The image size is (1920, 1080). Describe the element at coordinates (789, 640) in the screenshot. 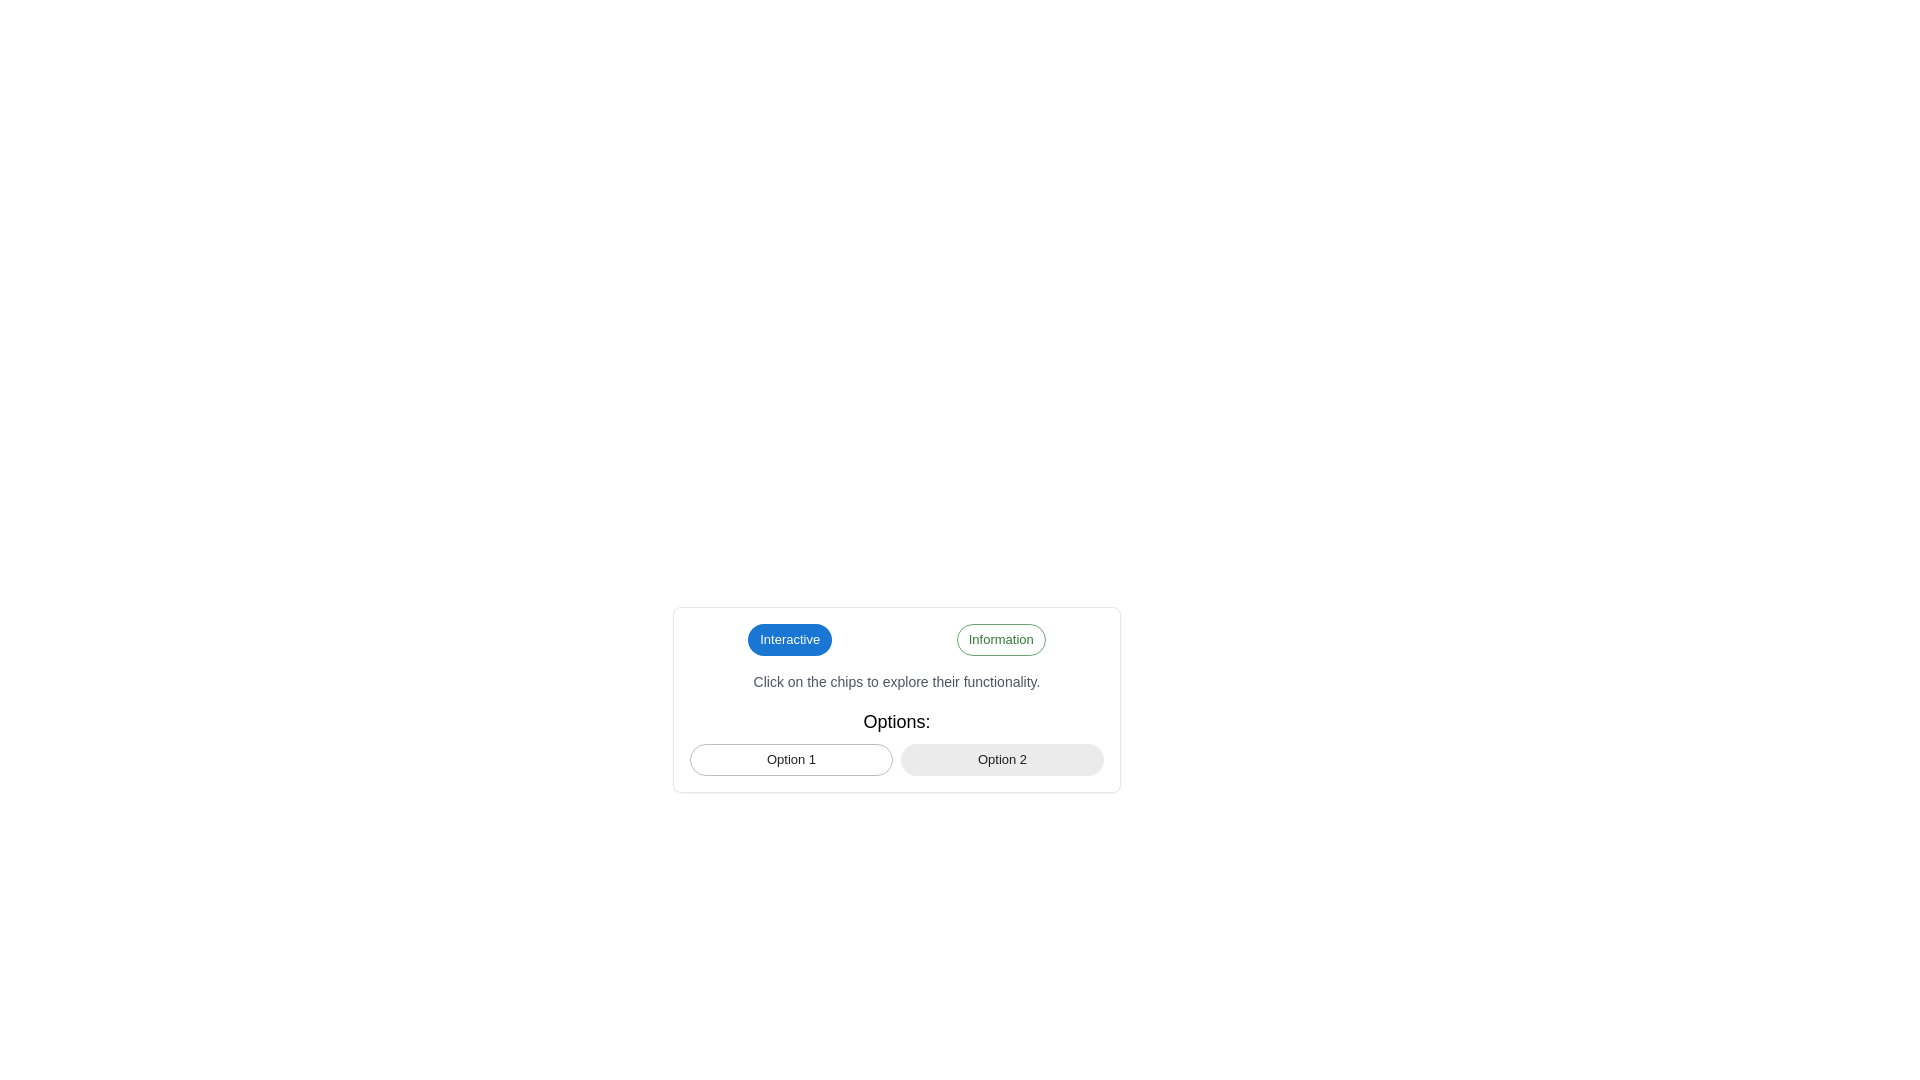

I see `the text label displaying 'Interactive', which is styled with a medium font size and contained within a blue-filled chip located on the left side of a component group` at that location.